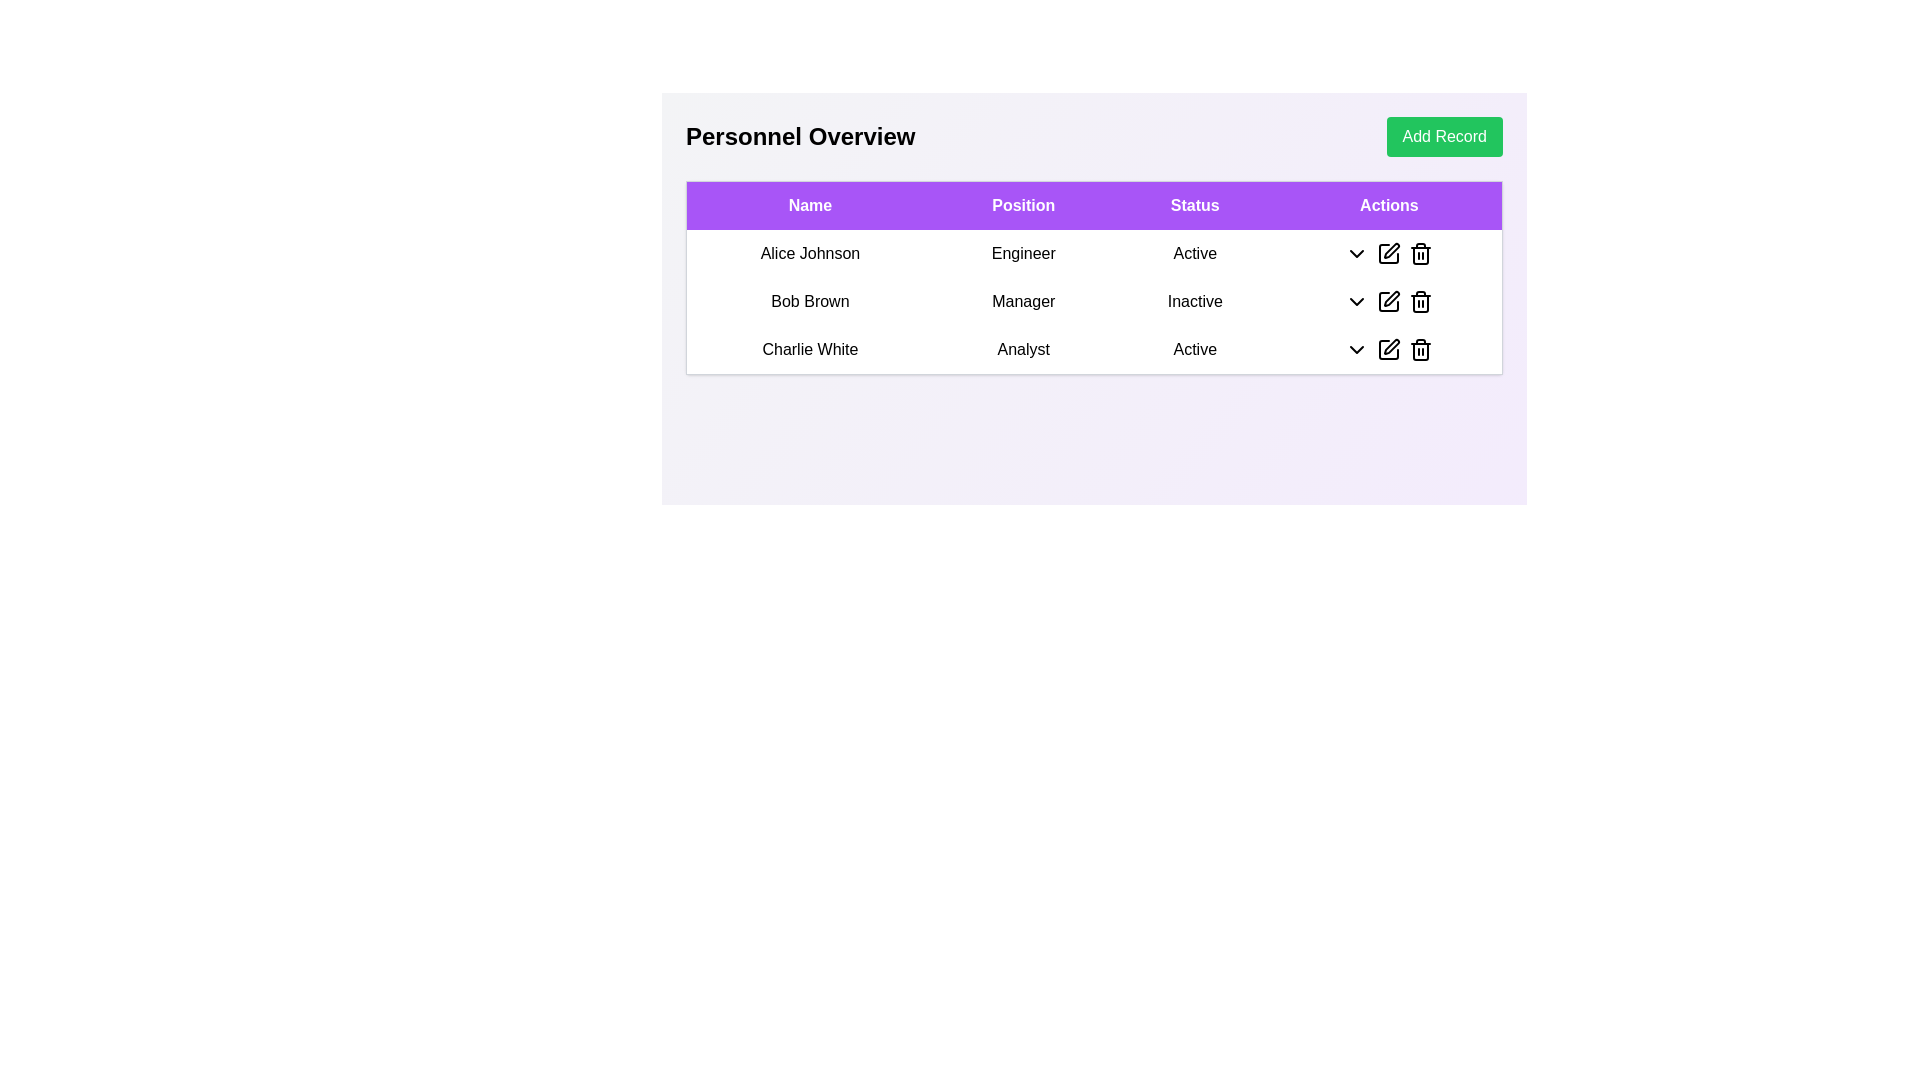 Image resolution: width=1920 pixels, height=1080 pixels. I want to click on the Edit icon button, which resembles a pencil symbol and is located in the second row of the 'Actions' column under the 'Manager' row, so click(1391, 299).